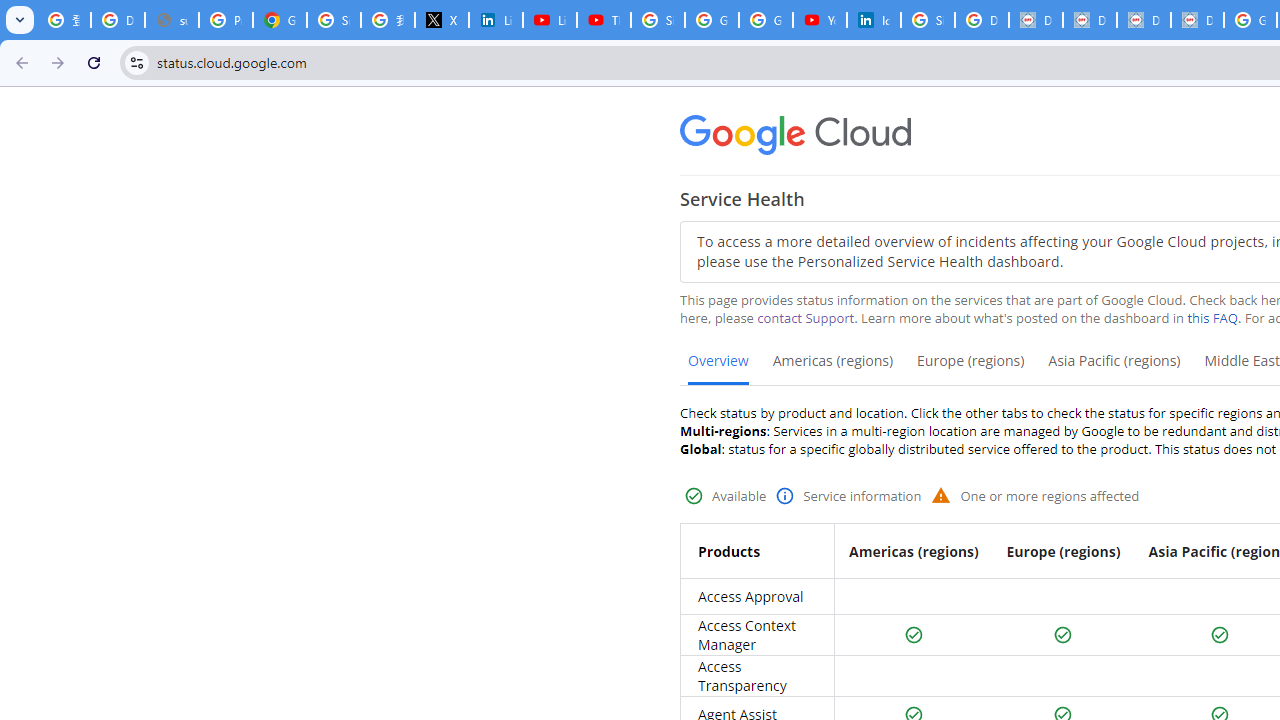 The image size is (1280, 720). What do you see at coordinates (805, 317) in the screenshot?
I see `'contact Support'` at bounding box center [805, 317].